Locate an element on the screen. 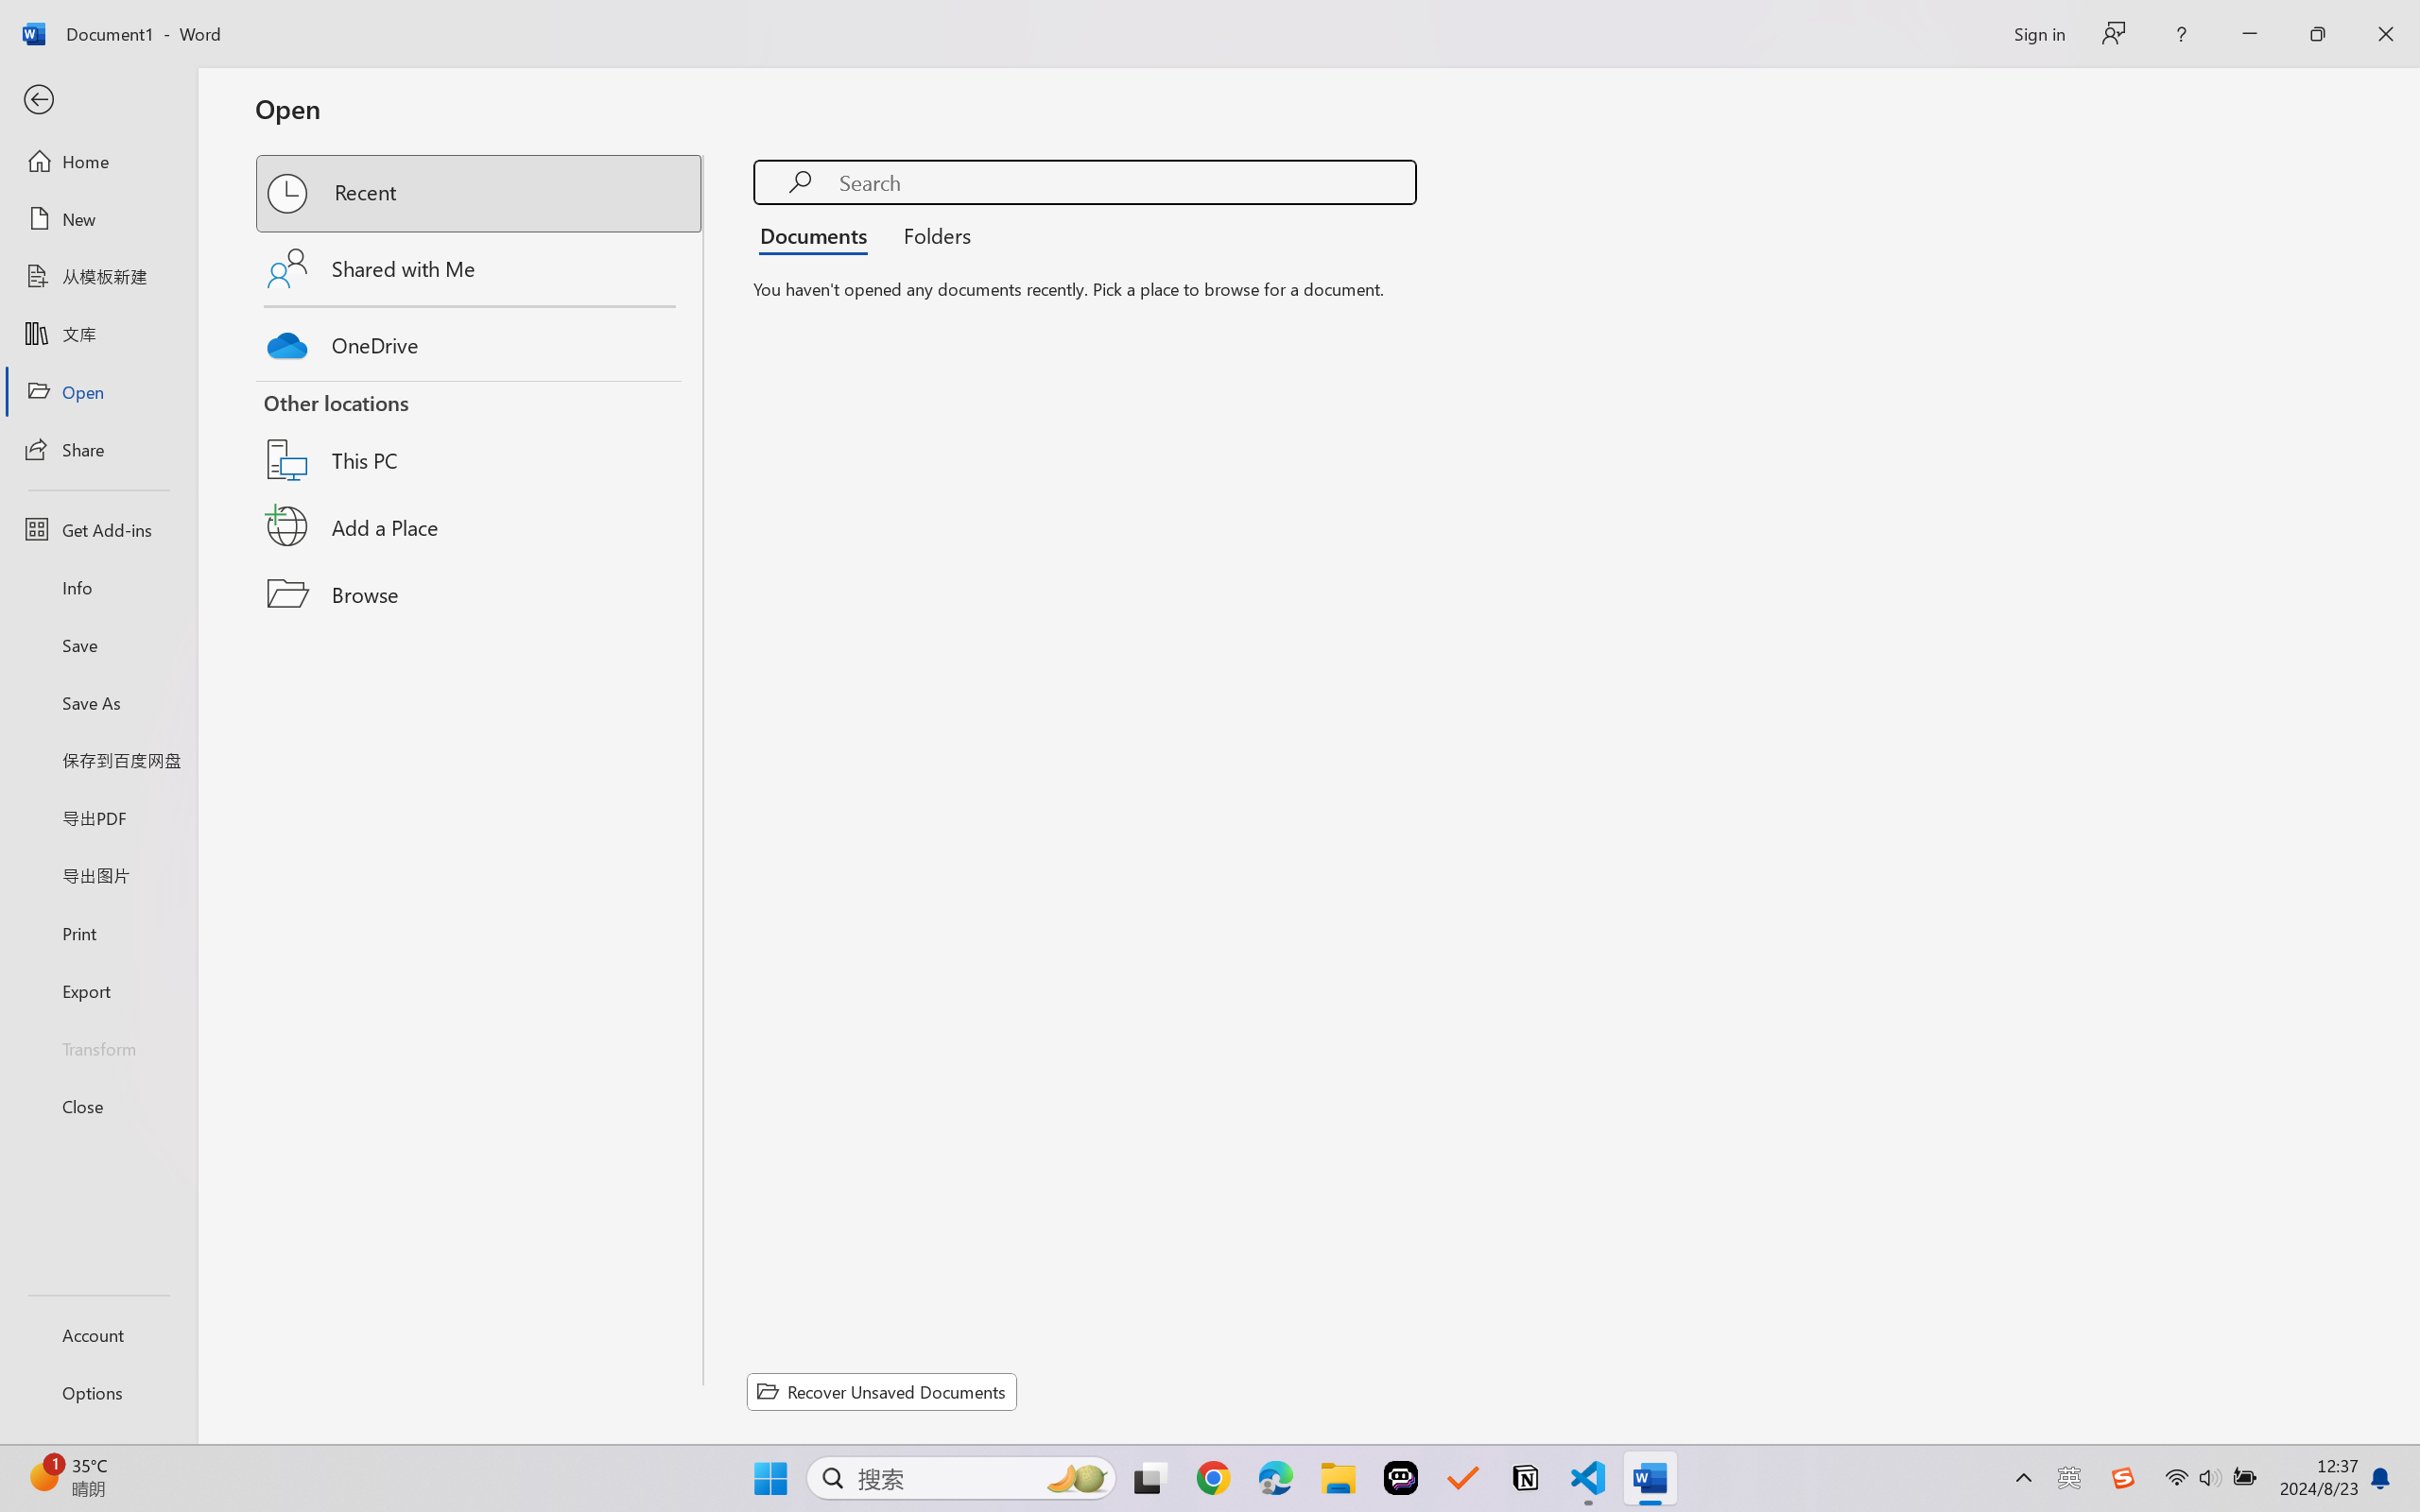  'Folders' is located at coordinates (931, 233).